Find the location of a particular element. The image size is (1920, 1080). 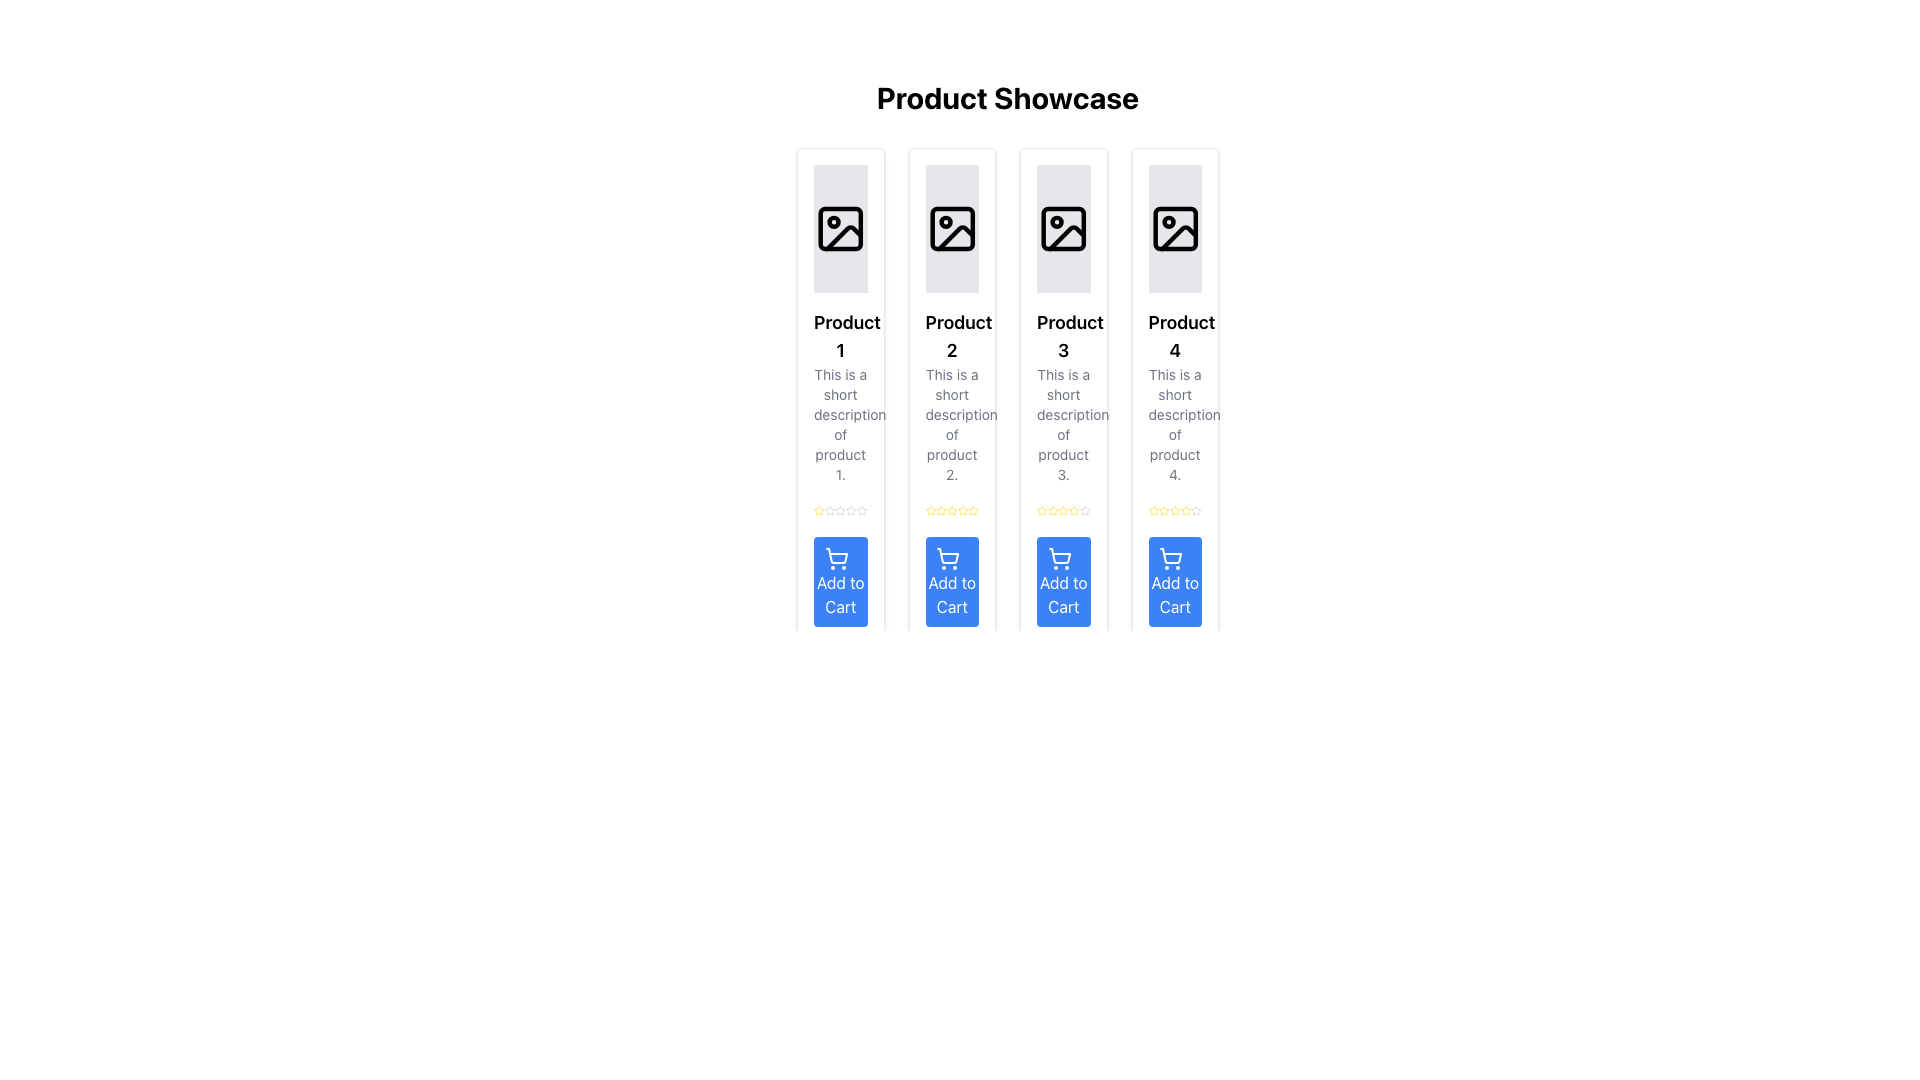

textual description located beneath the title 'Product 4' in the fourth product column of the product card layout is located at coordinates (1175, 423).